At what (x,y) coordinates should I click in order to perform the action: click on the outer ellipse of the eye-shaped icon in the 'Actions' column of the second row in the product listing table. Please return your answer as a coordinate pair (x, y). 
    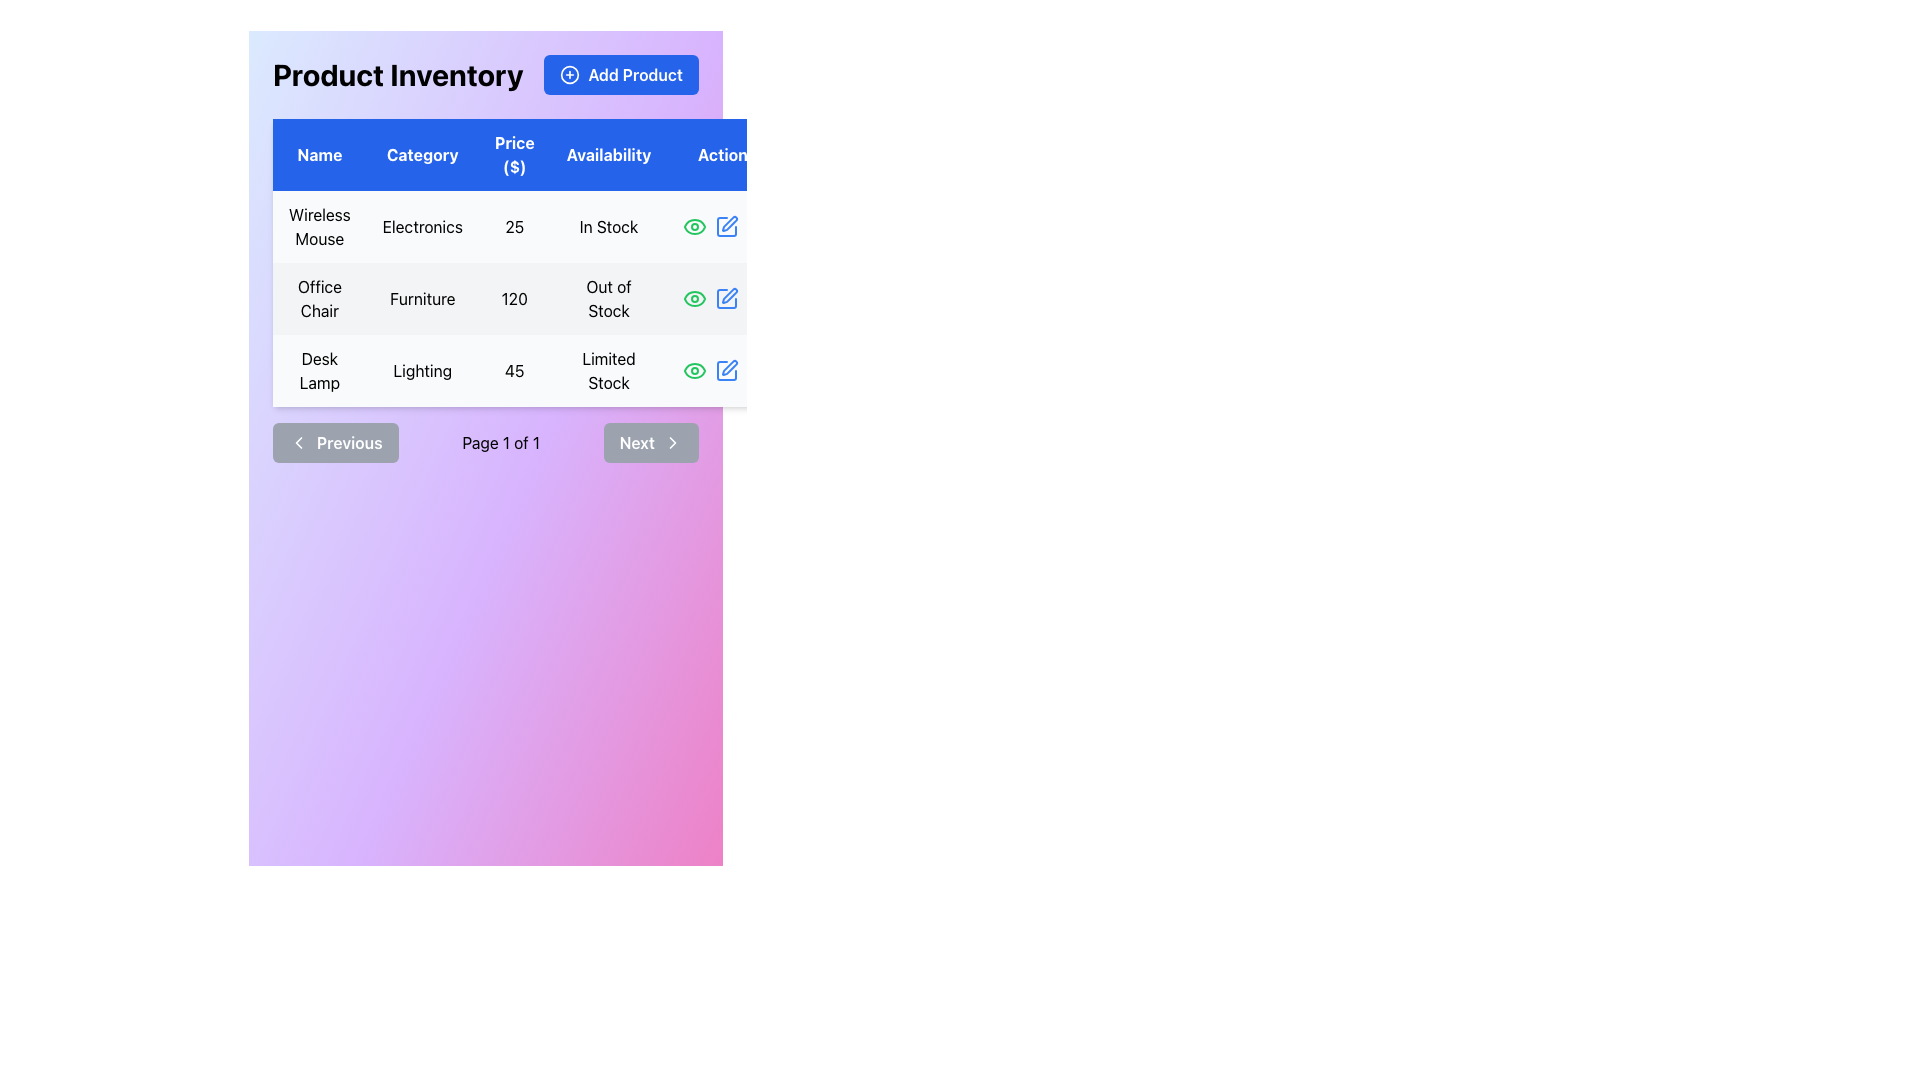
    Looking at the image, I should click on (695, 299).